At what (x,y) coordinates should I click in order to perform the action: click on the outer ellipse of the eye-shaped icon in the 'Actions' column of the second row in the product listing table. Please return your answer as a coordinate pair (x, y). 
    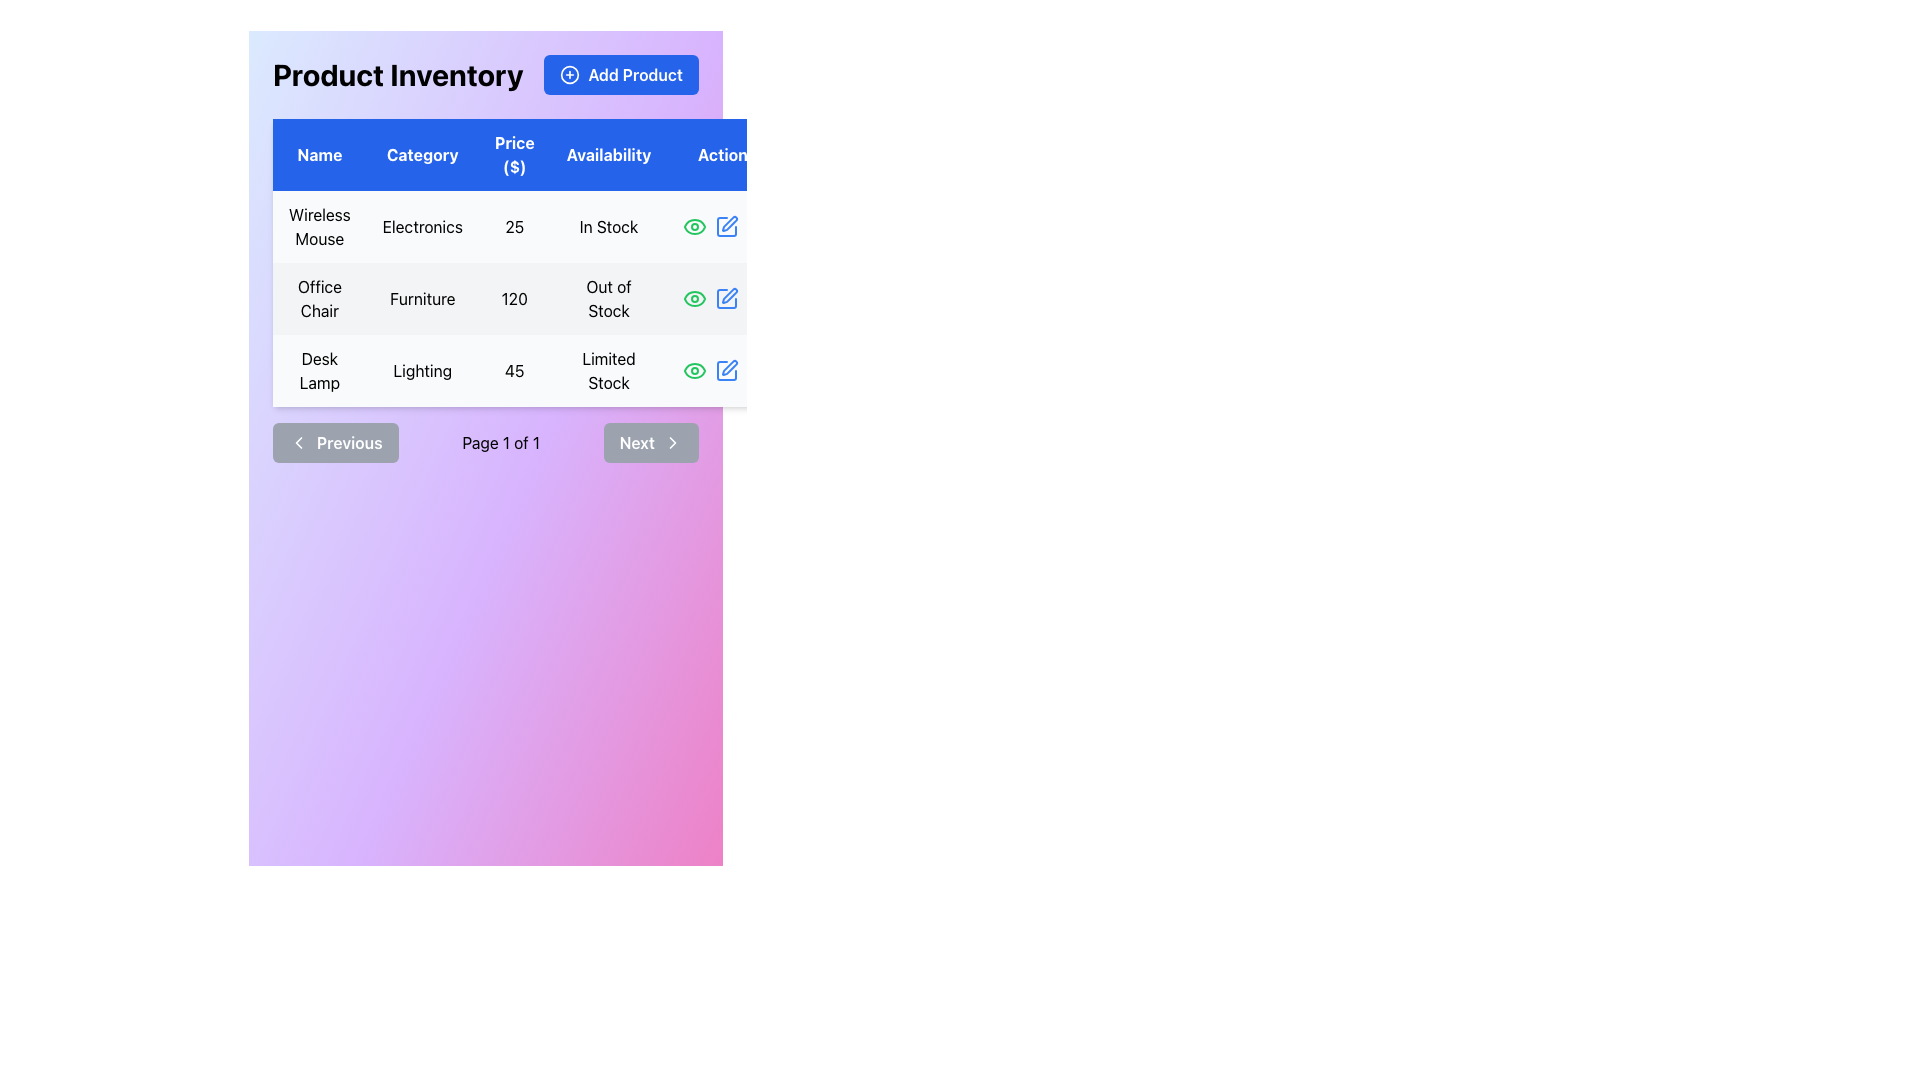
    Looking at the image, I should click on (695, 299).